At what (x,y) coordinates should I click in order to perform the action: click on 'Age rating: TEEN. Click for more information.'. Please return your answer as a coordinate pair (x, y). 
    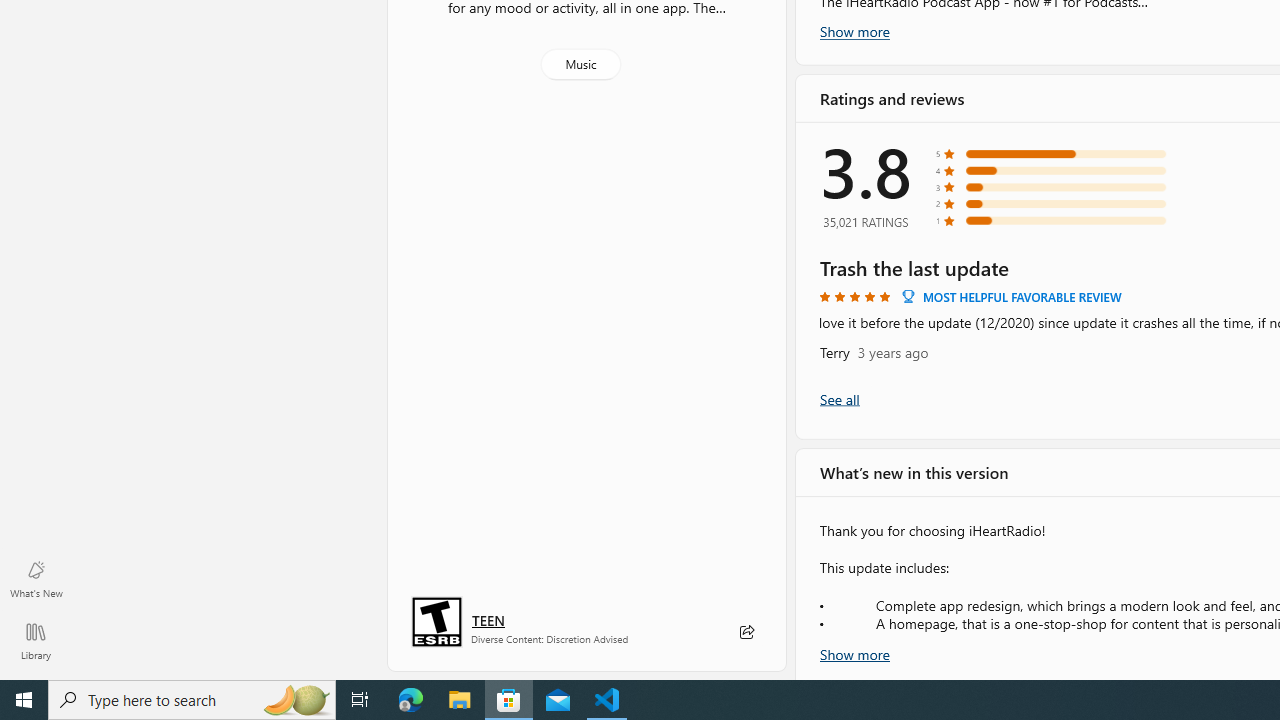
    Looking at the image, I should click on (488, 618).